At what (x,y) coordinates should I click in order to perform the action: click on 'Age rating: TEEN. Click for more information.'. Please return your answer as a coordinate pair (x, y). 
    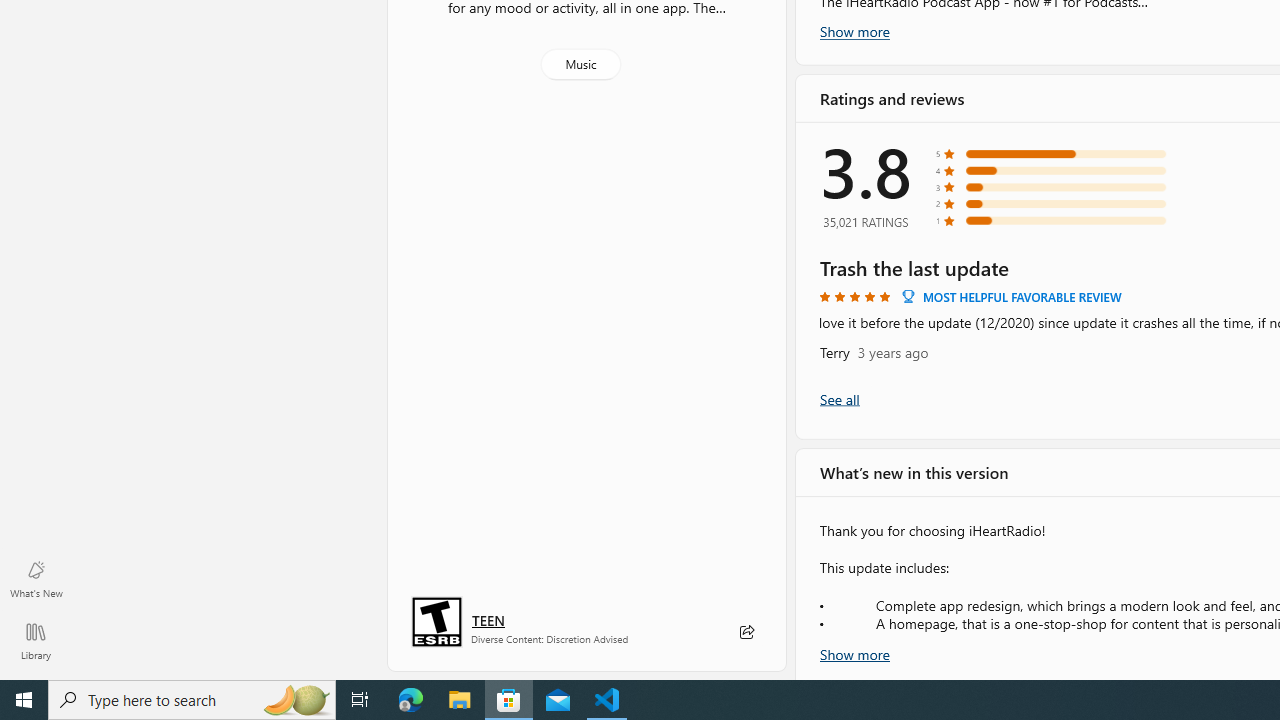
    Looking at the image, I should click on (488, 618).